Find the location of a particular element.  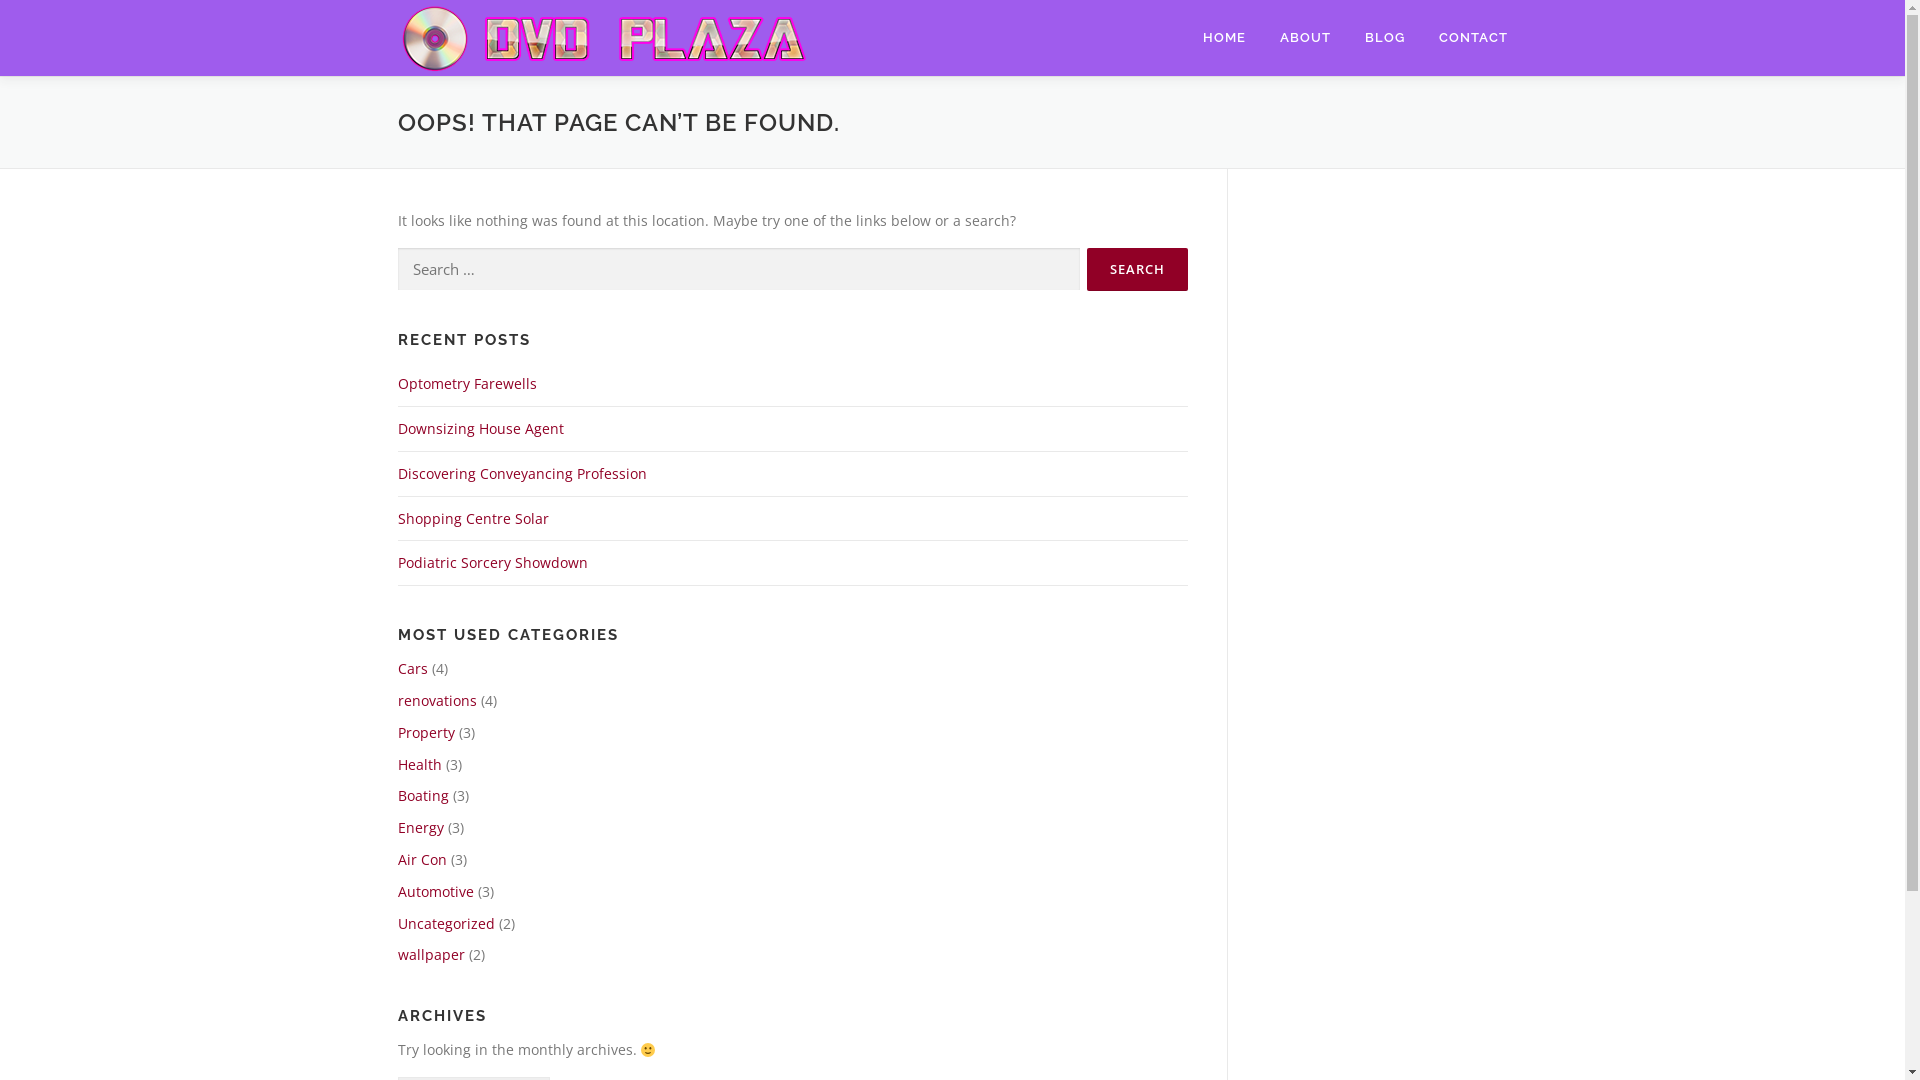

'Energy' is located at coordinates (420, 827).